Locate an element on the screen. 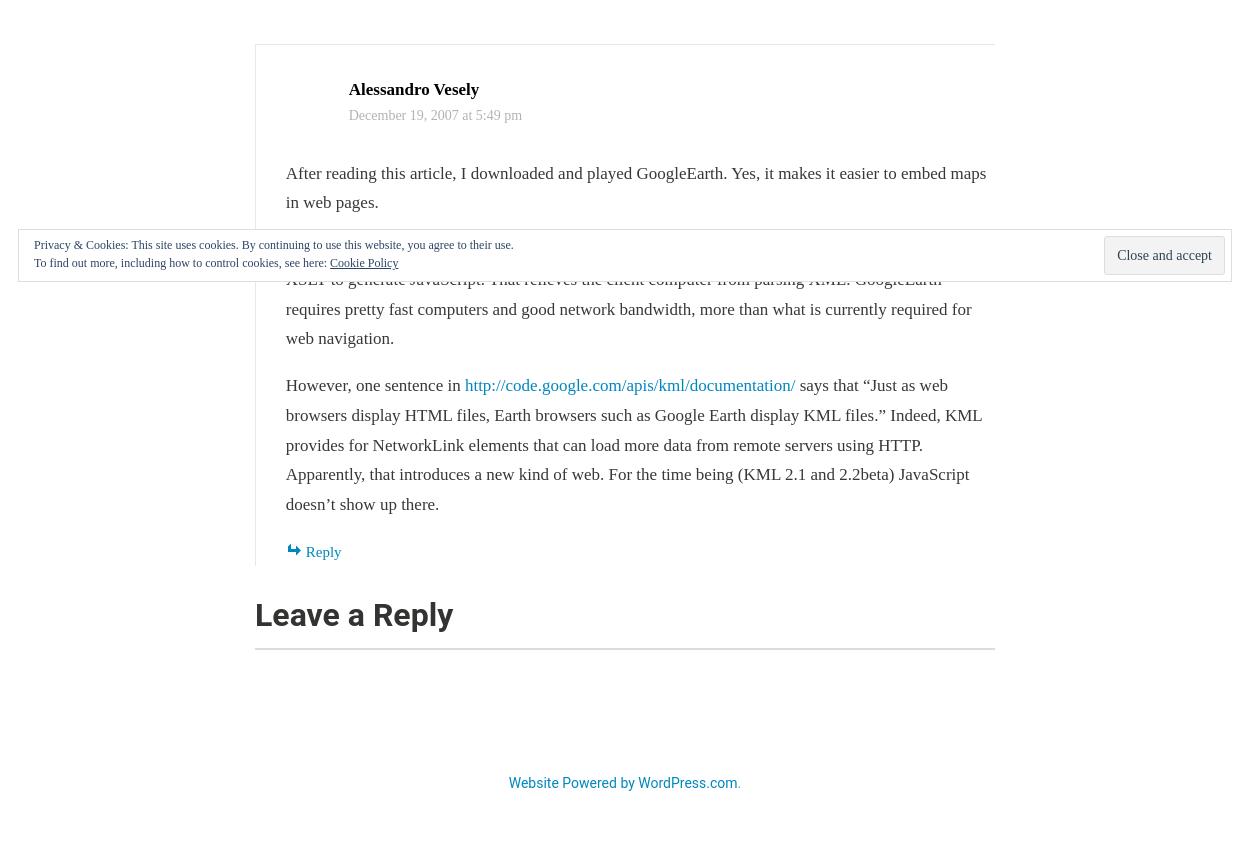  'December 19, 2007 at 5:49 pm' is located at coordinates (434, 114).